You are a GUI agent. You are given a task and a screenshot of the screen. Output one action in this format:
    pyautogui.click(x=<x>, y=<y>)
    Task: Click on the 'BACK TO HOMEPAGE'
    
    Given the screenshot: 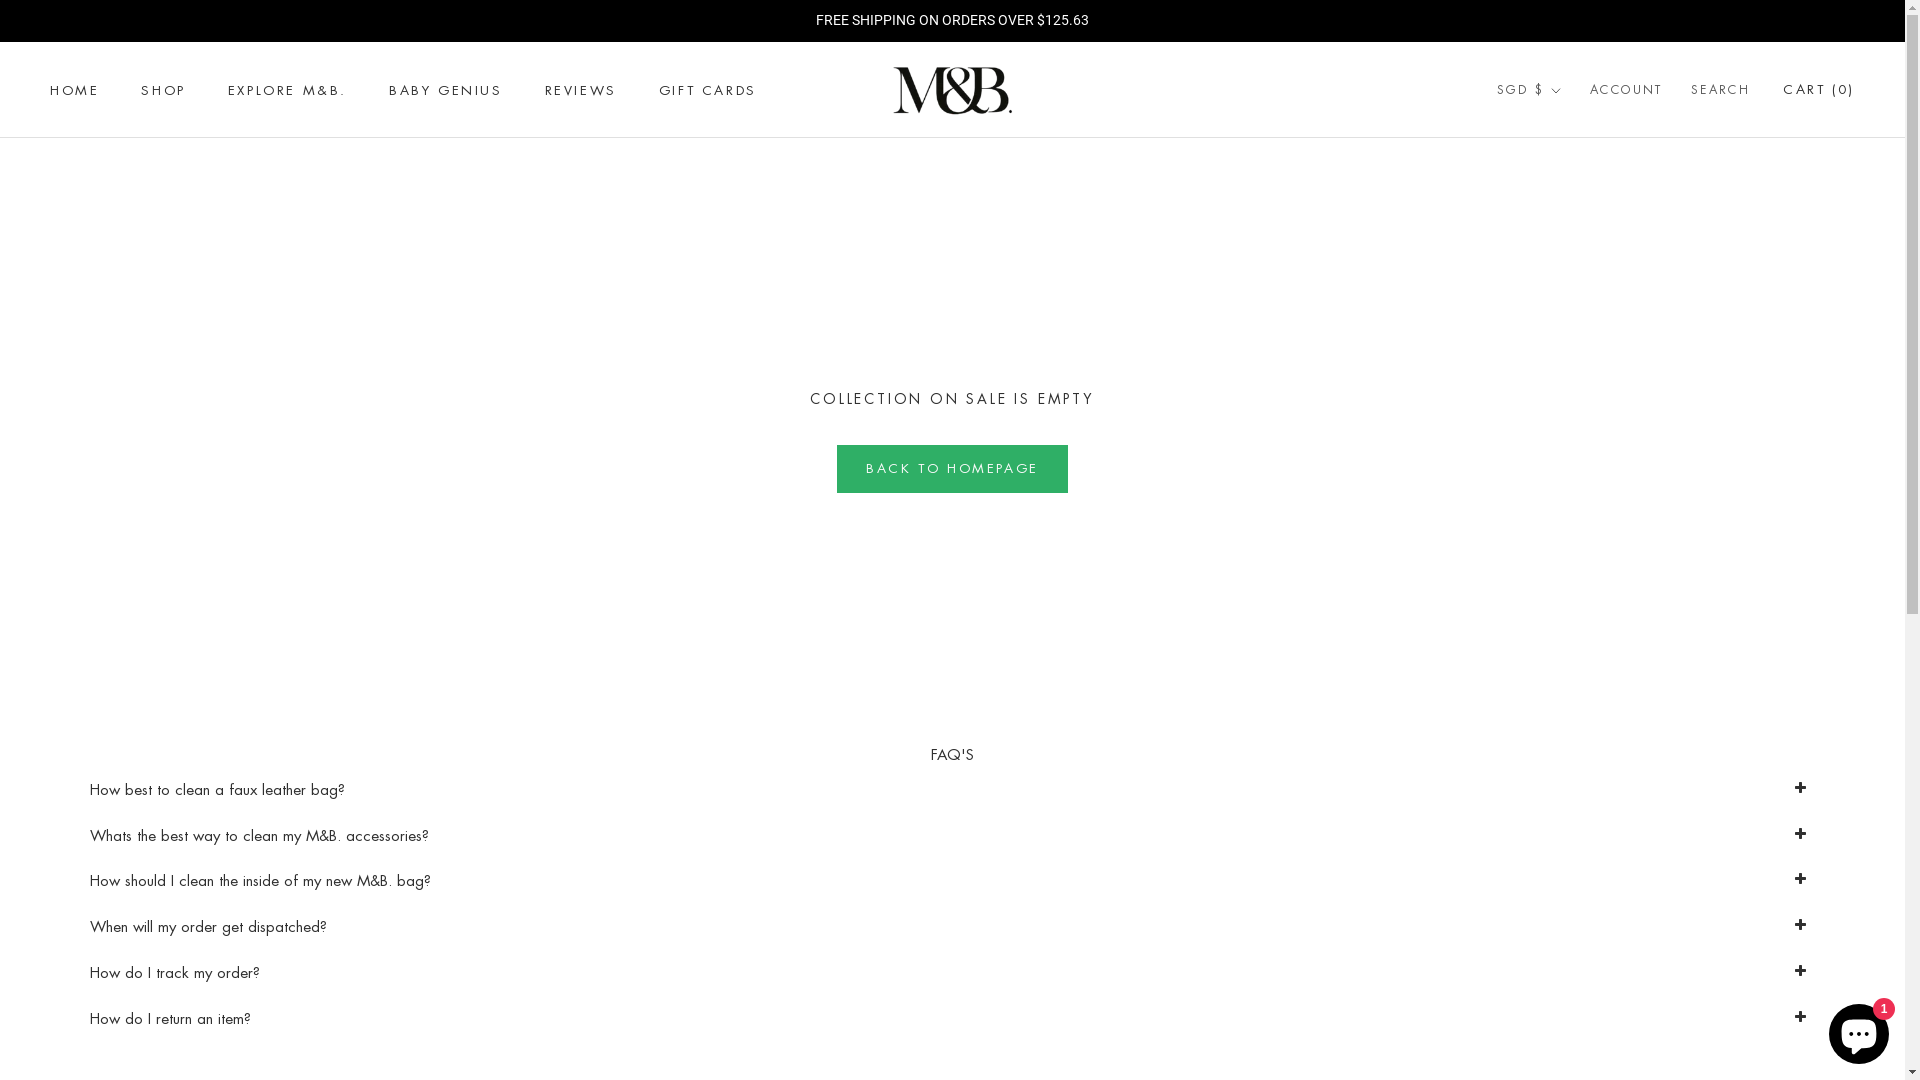 What is the action you would take?
    pyautogui.click(x=951, y=469)
    